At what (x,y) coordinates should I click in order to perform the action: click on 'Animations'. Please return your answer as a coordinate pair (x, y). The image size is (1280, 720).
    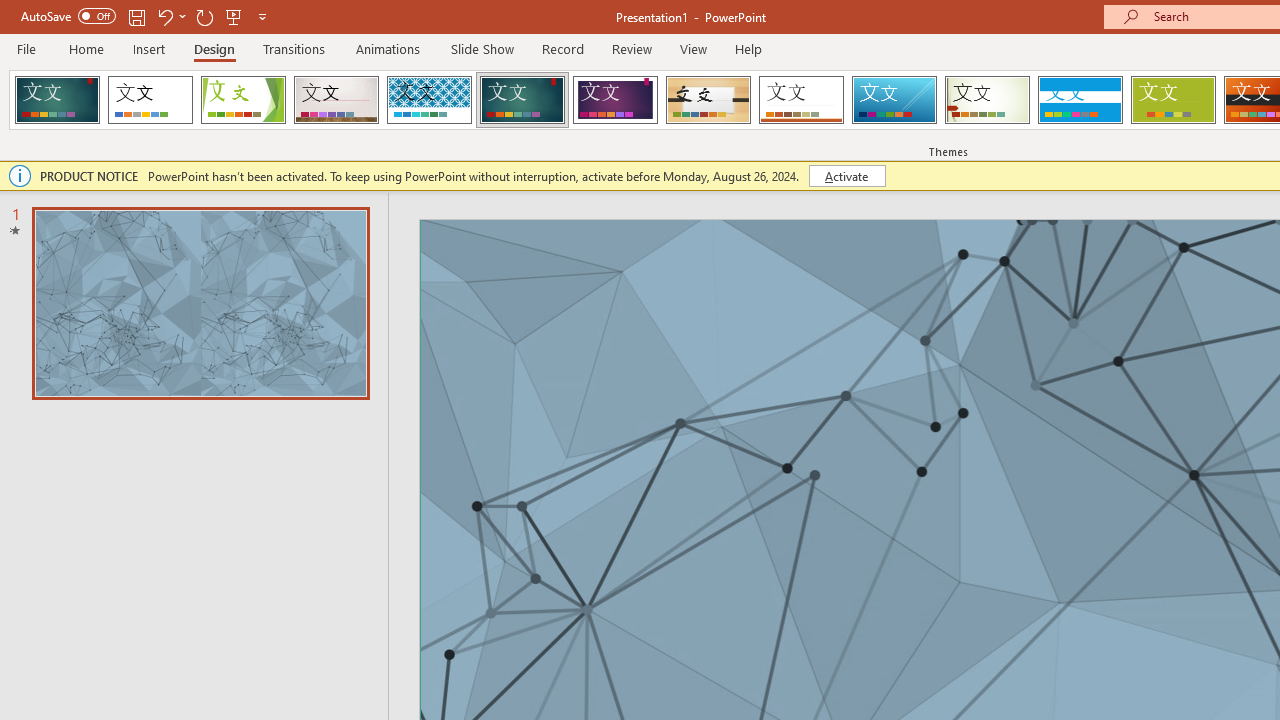
    Looking at the image, I should click on (388, 48).